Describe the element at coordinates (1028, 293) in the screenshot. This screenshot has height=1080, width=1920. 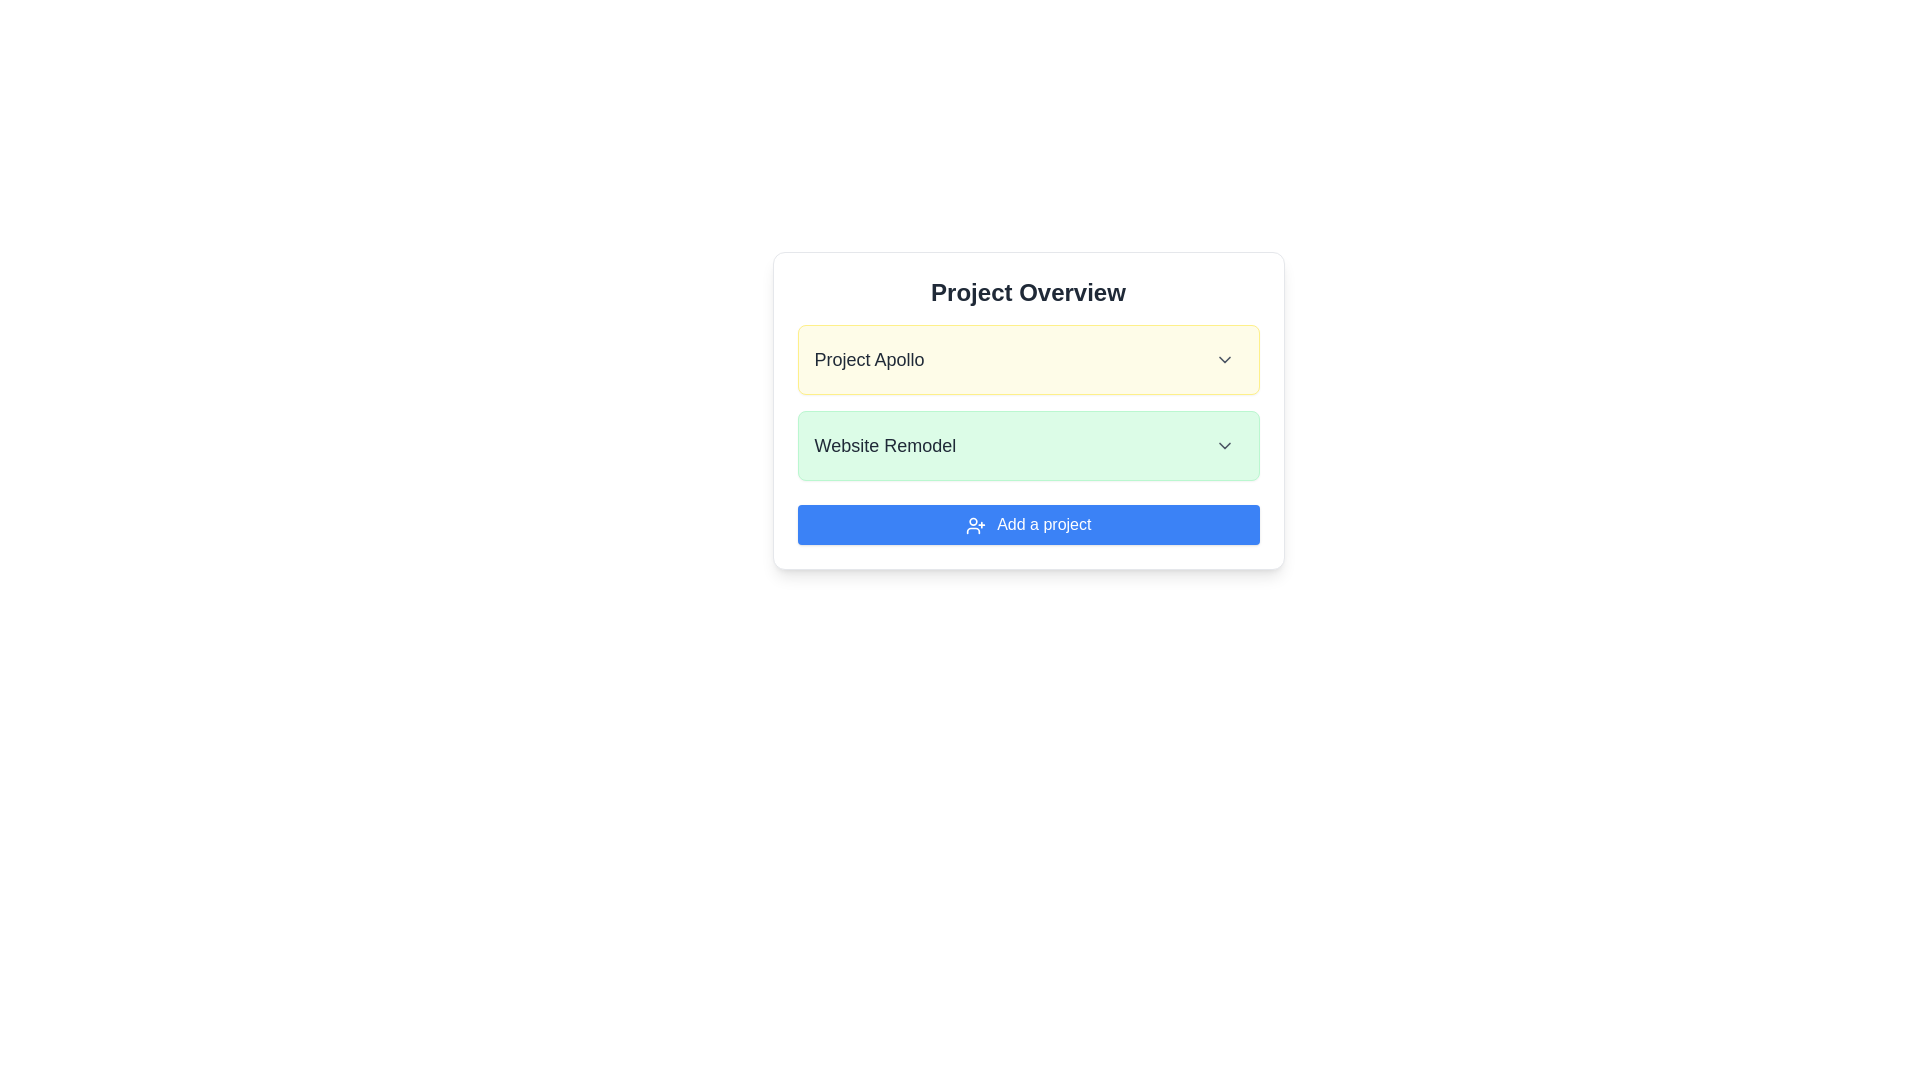
I see `the Text Label that serves as the heading for the 'Project Overview' section, positioned at the top of the card-like interface` at that location.